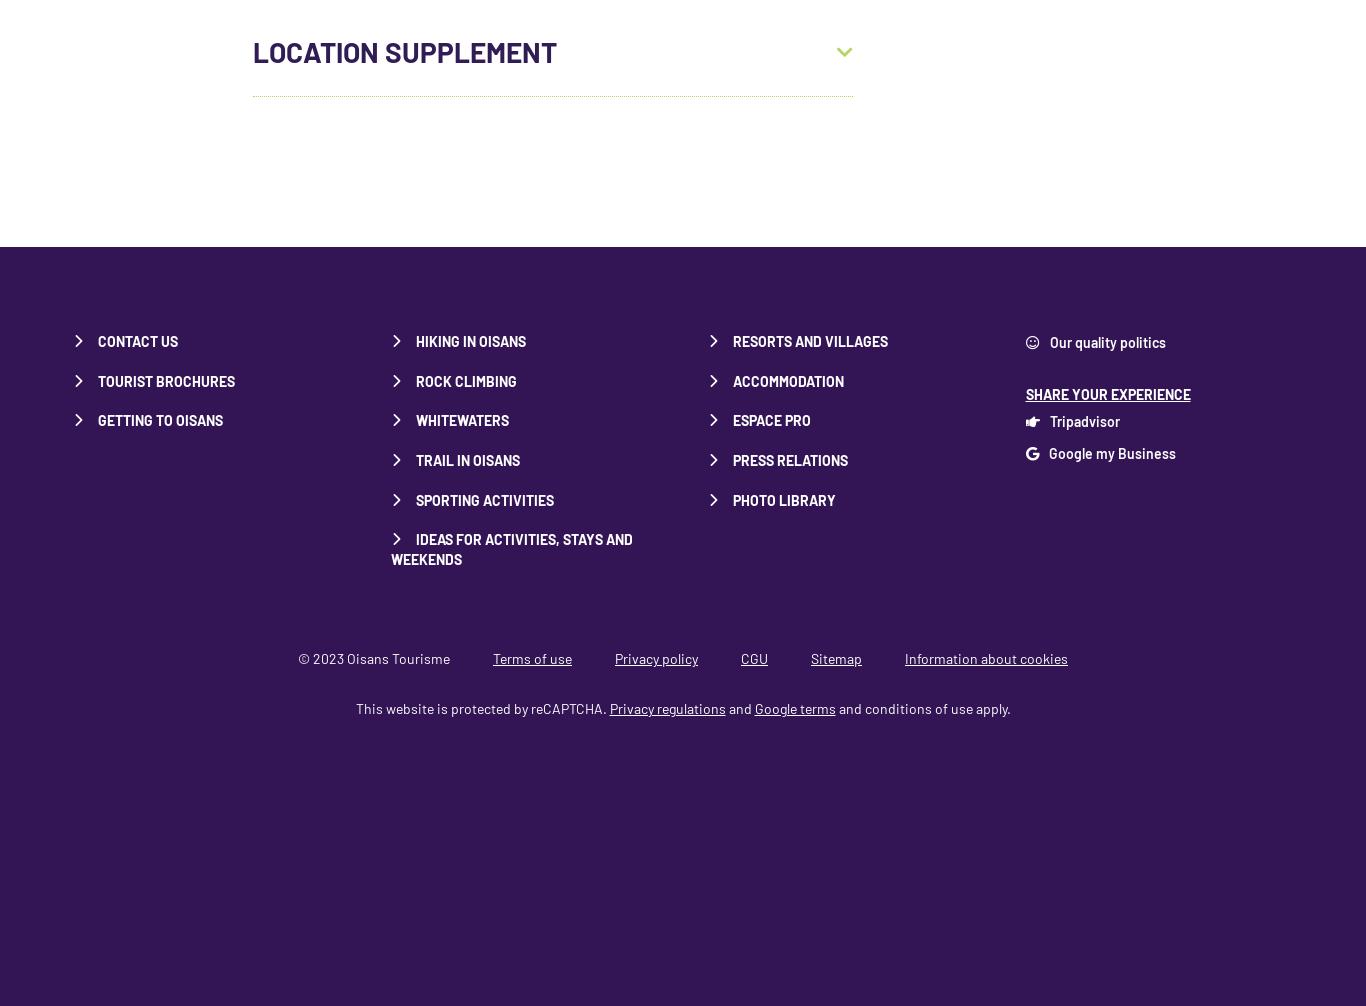 Image resolution: width=1366 pixels, height=1006 pixels. What do you see at coordinates (741, 658) in the screenshot?
I see `'CGU'` at bounding box center [741, 658].